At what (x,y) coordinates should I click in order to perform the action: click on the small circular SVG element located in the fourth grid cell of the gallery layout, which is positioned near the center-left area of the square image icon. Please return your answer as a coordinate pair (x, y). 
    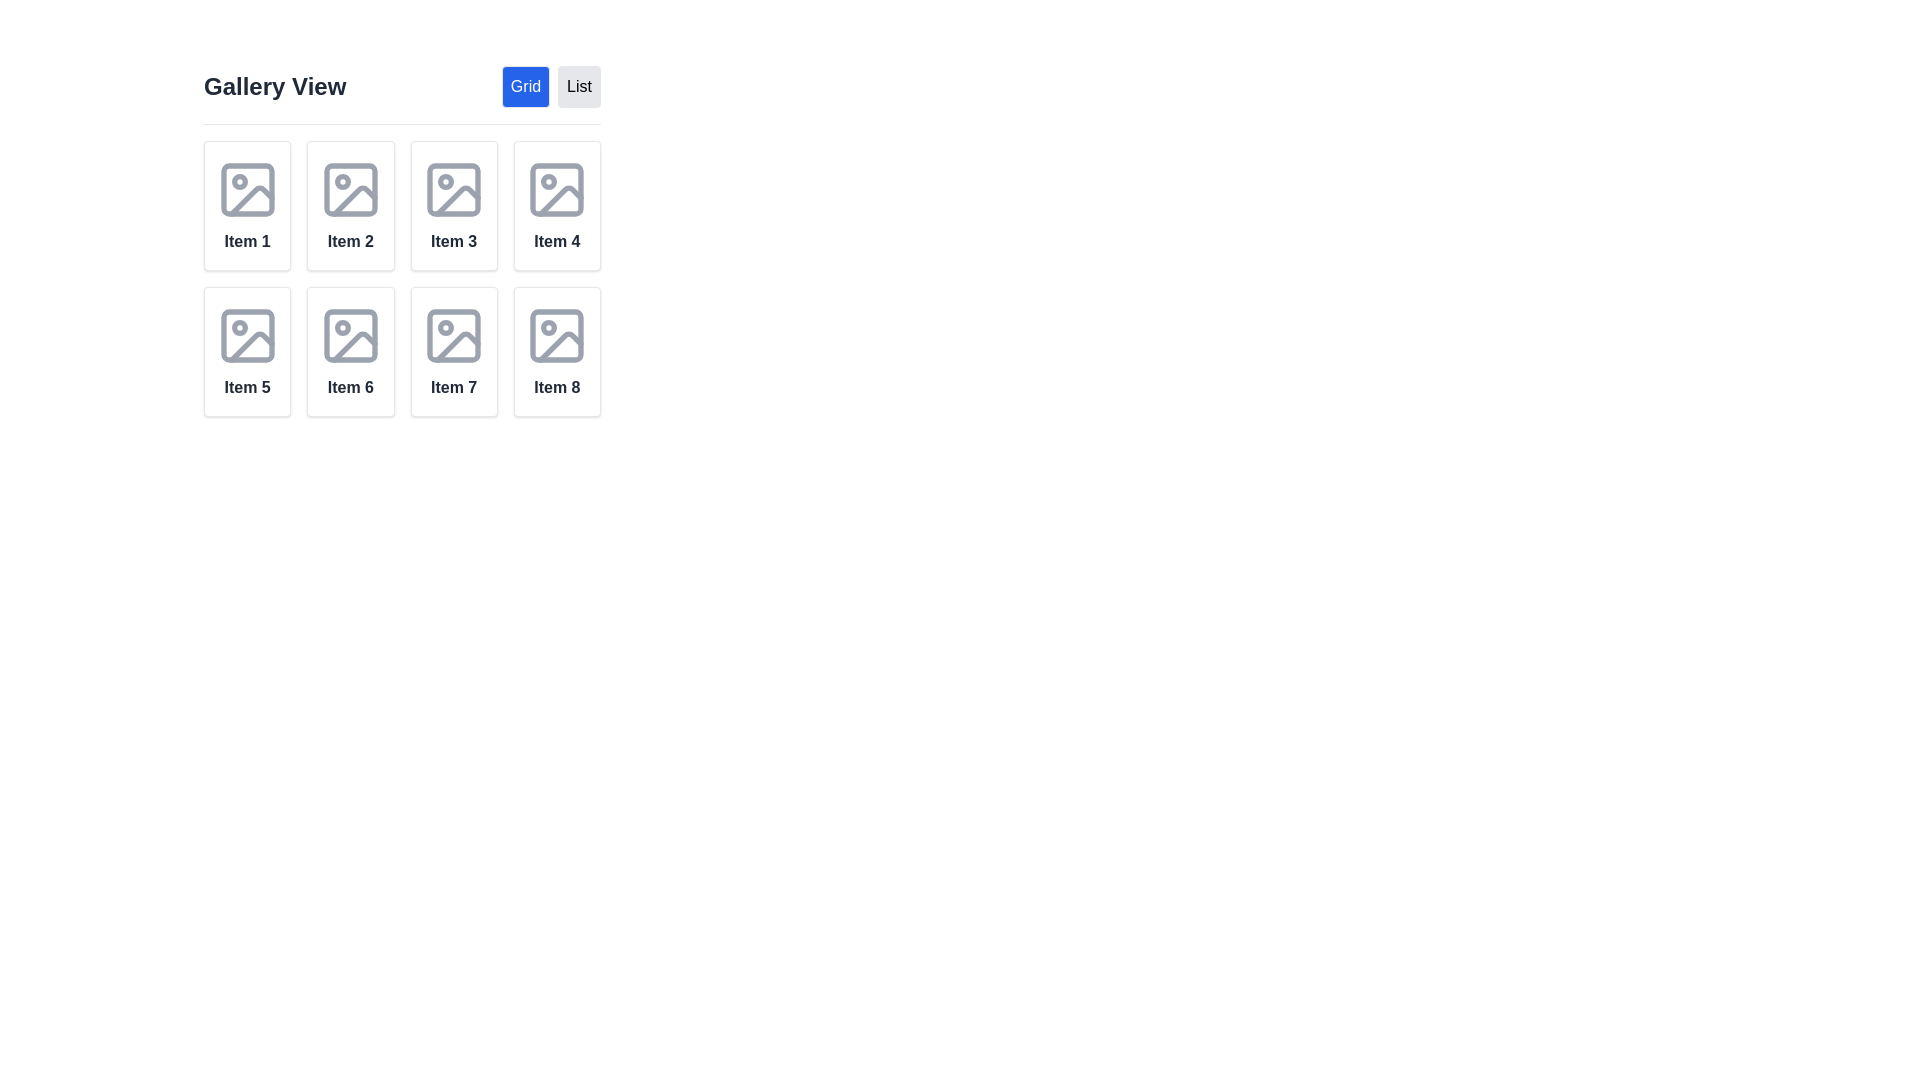
    Looking at the image, I should click on (549, 181).